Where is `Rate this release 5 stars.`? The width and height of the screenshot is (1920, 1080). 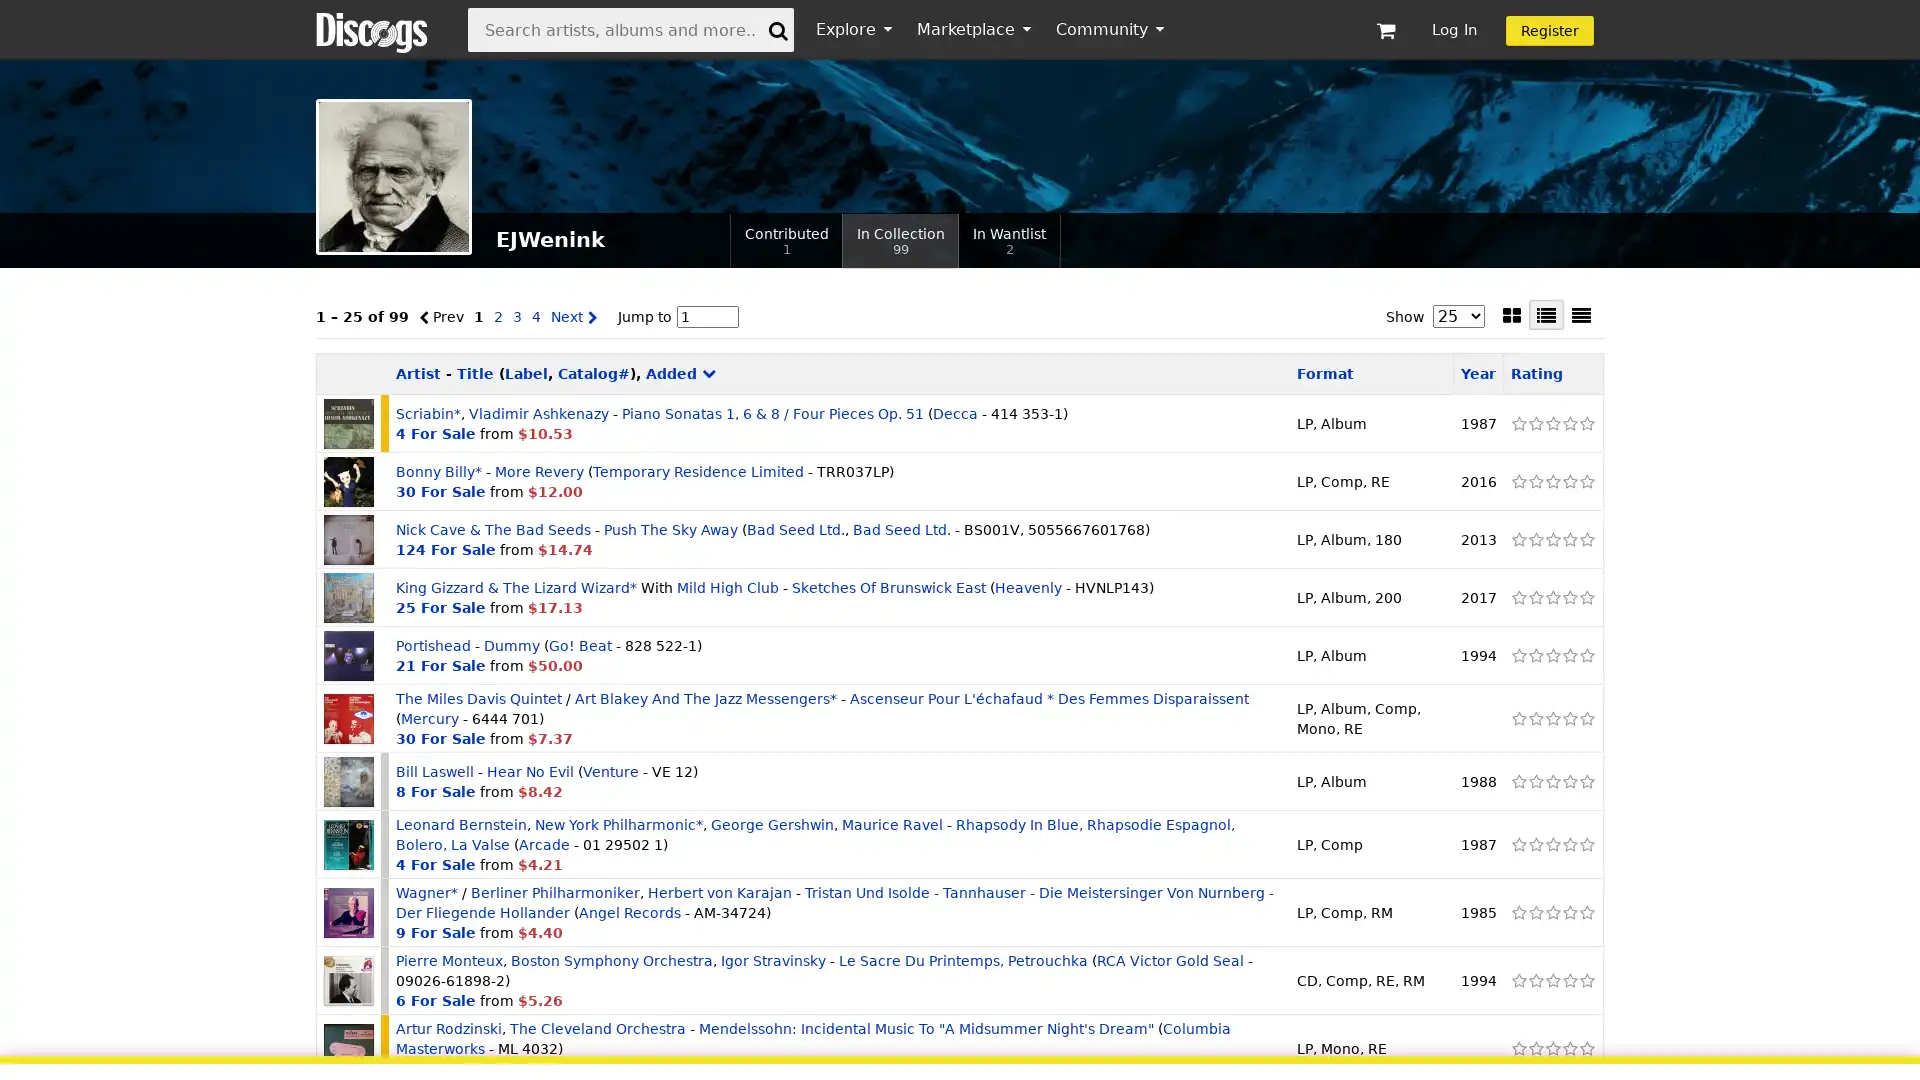
Rate this release 5 stars. is located at coordinates (1585, 655).